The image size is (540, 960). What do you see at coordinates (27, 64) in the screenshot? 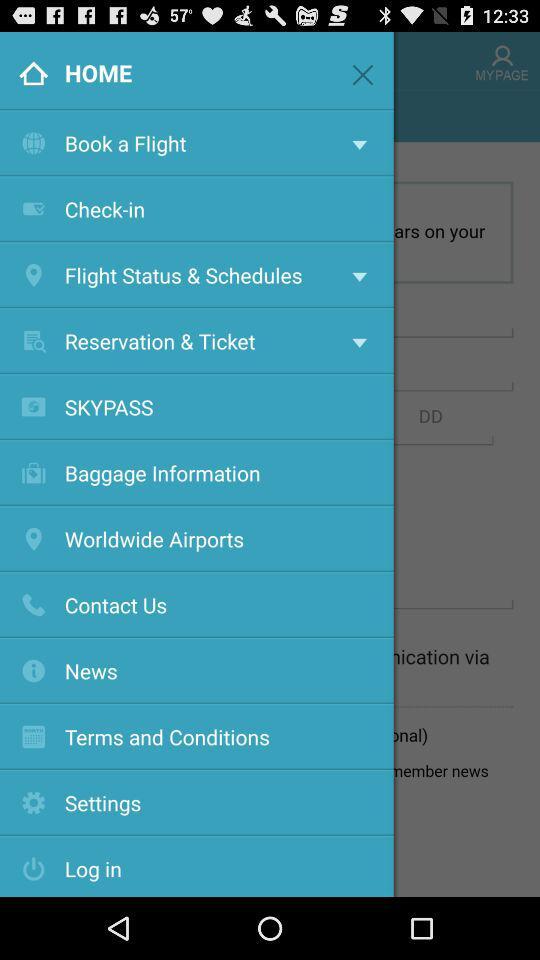
I see `the home icon` at bounding box center [27, 64].